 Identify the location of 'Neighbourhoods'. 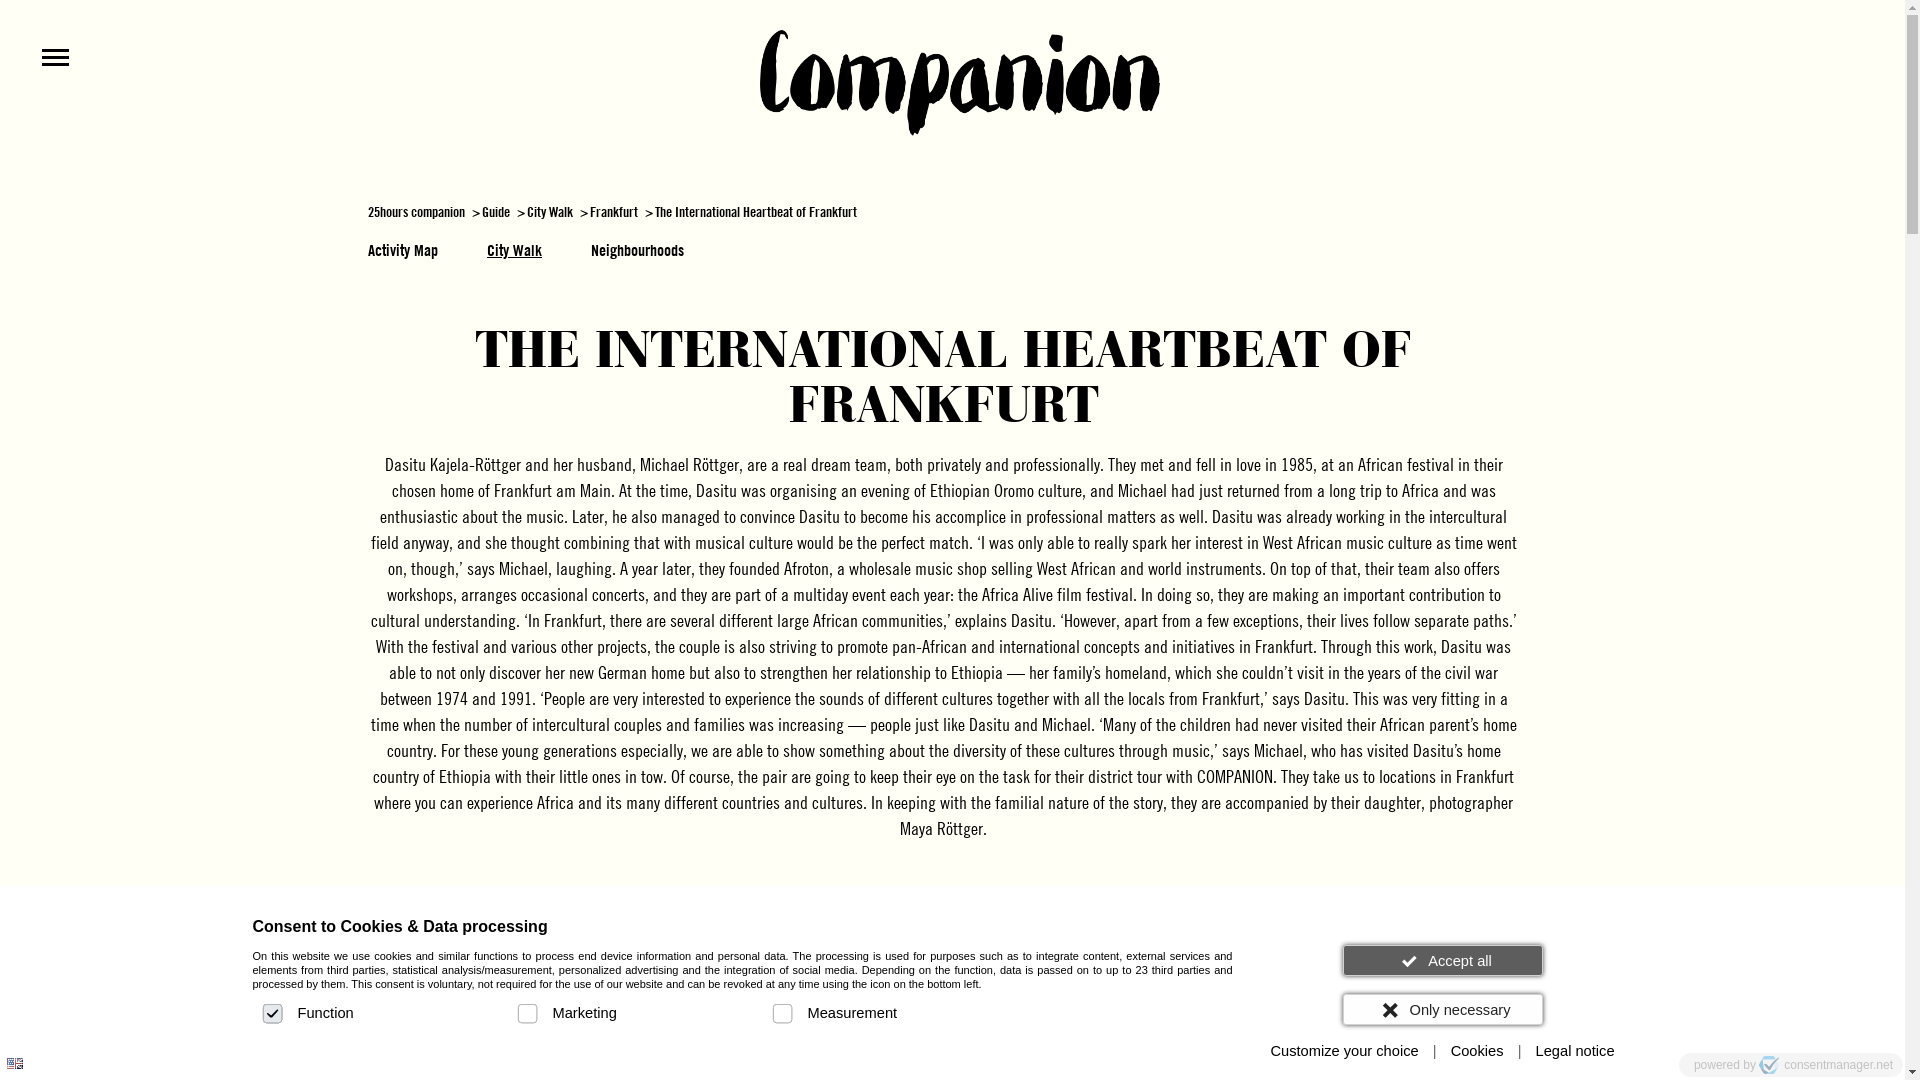
(636, 249).